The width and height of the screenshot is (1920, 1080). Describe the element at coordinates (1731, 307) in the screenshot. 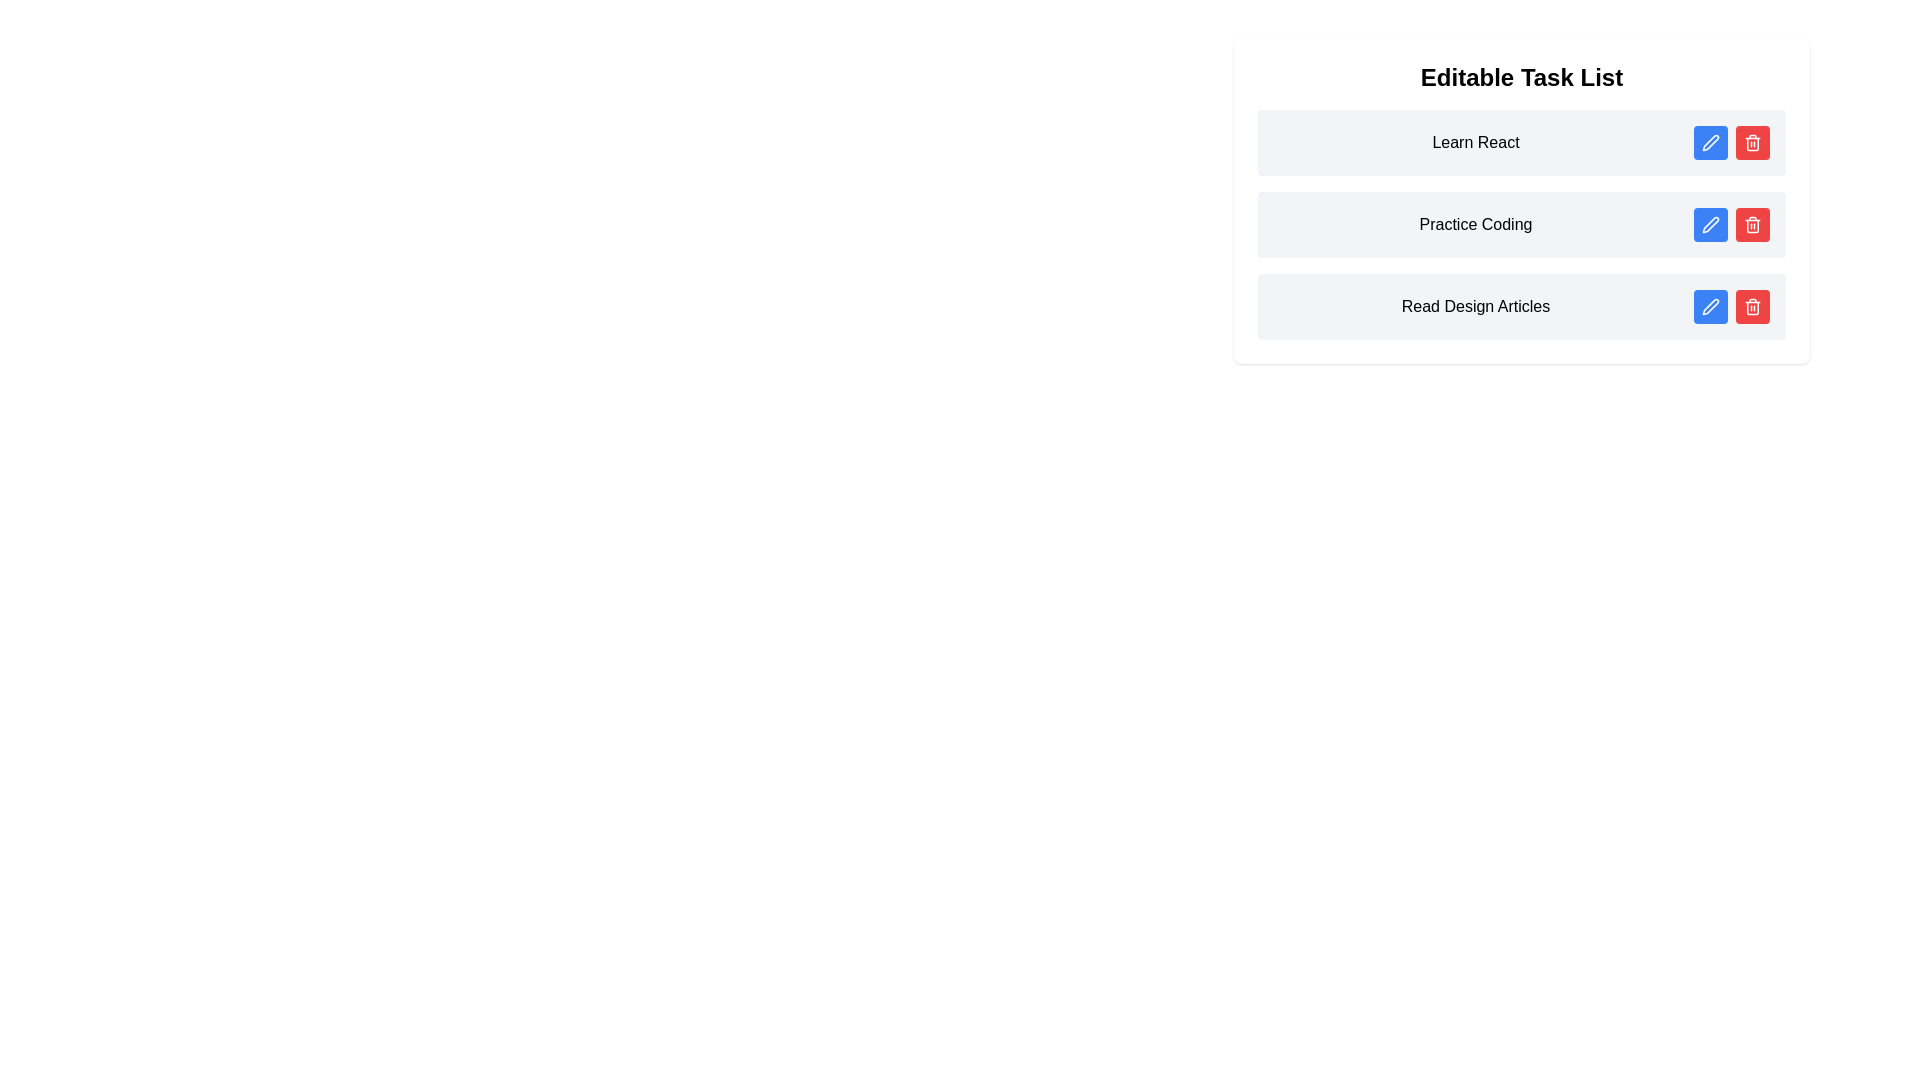

I see `the blue circular button with a pen icon` at that location.